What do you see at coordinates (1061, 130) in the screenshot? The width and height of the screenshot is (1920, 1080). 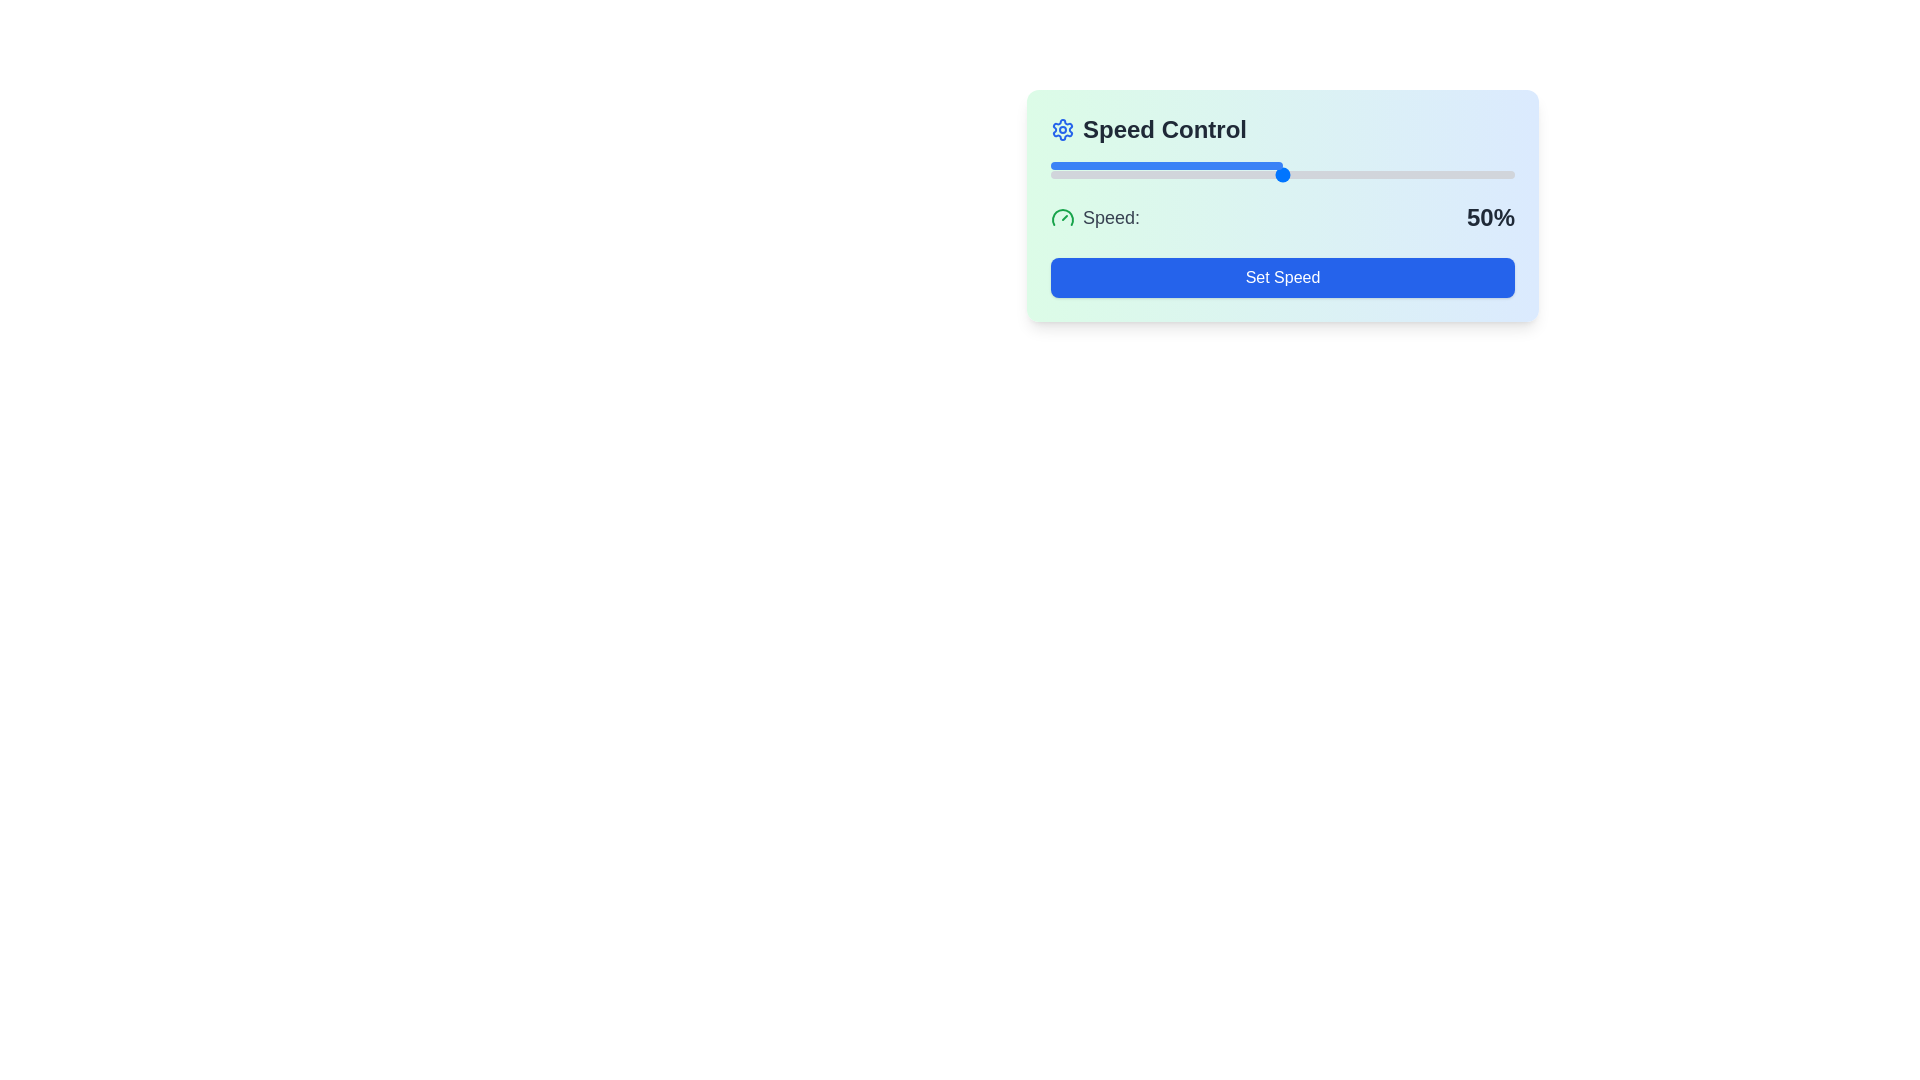 I see `the gear-shaped icon representing settings, located at the top-left corner of the 'Speed Control' card` at bounding box center [1061, 130].